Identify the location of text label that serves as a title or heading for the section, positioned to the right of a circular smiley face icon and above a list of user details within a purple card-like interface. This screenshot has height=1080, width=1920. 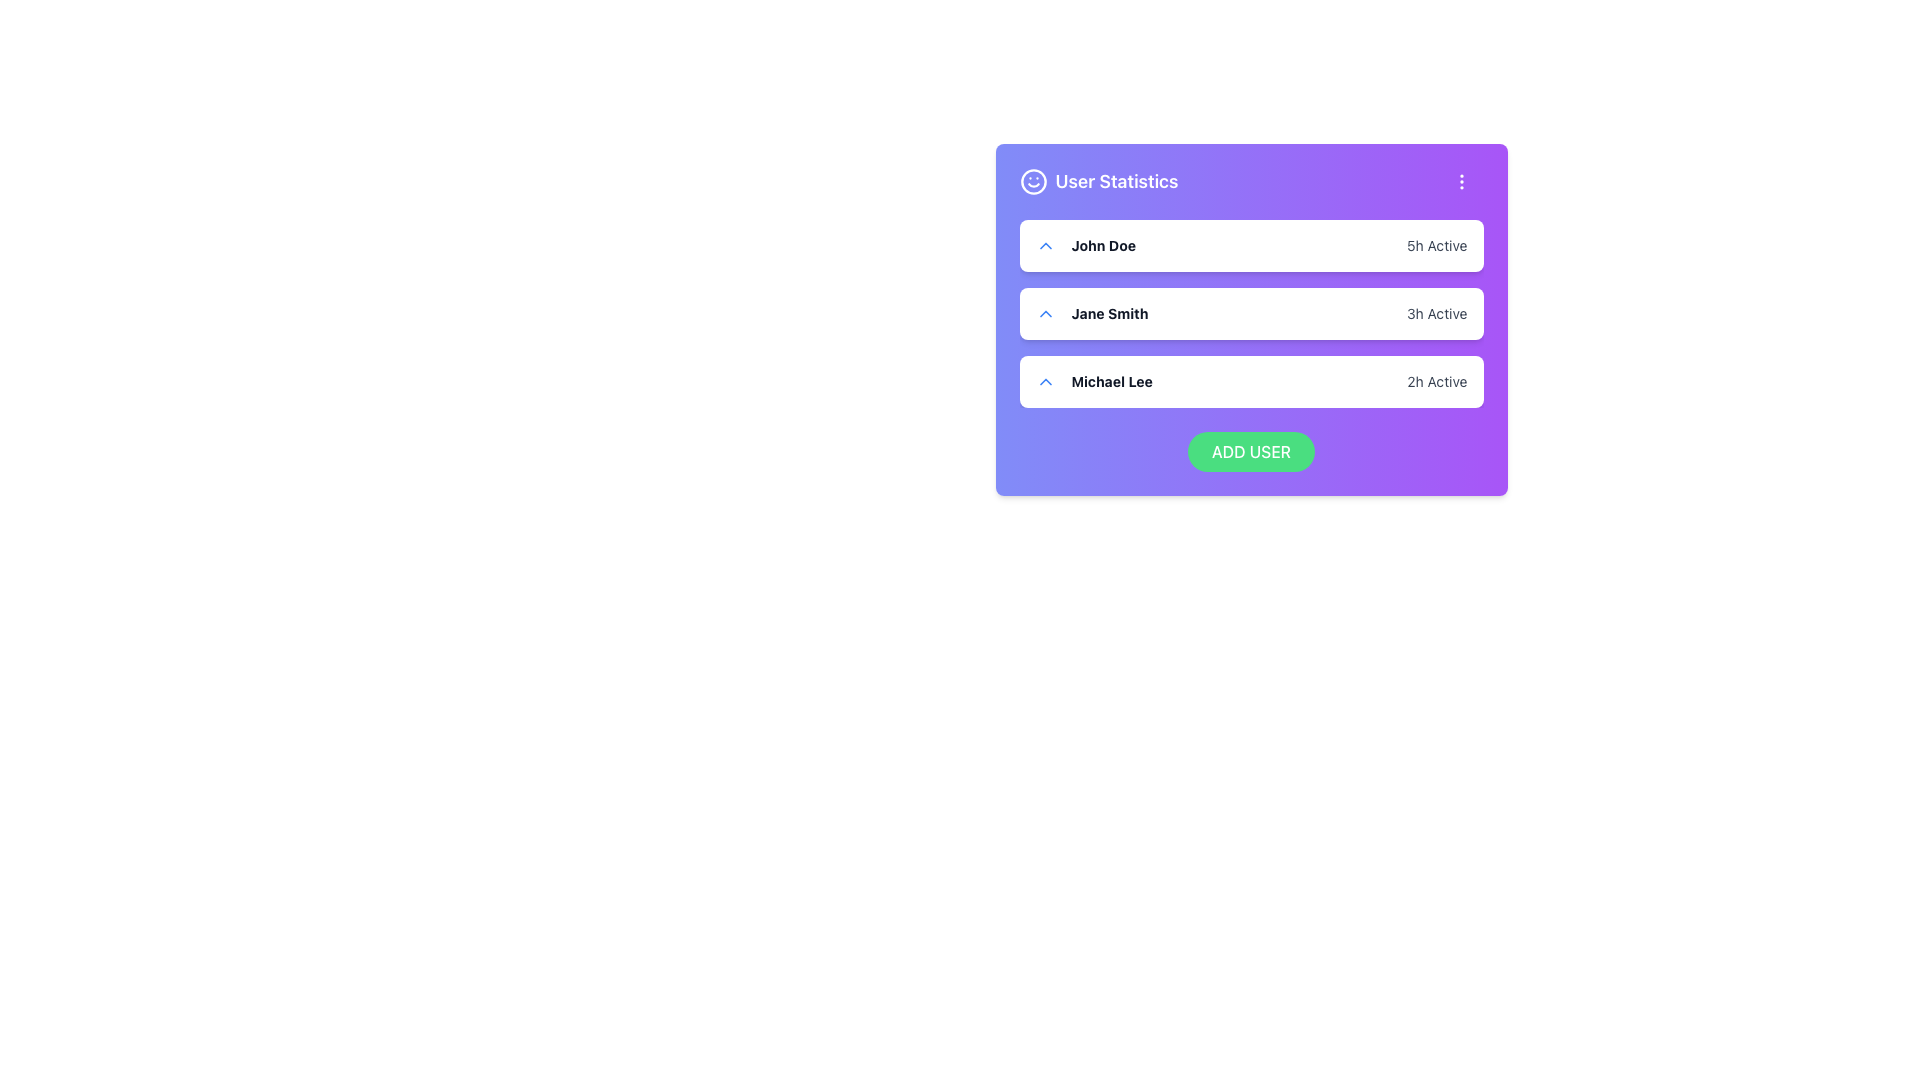
(1116, 181).